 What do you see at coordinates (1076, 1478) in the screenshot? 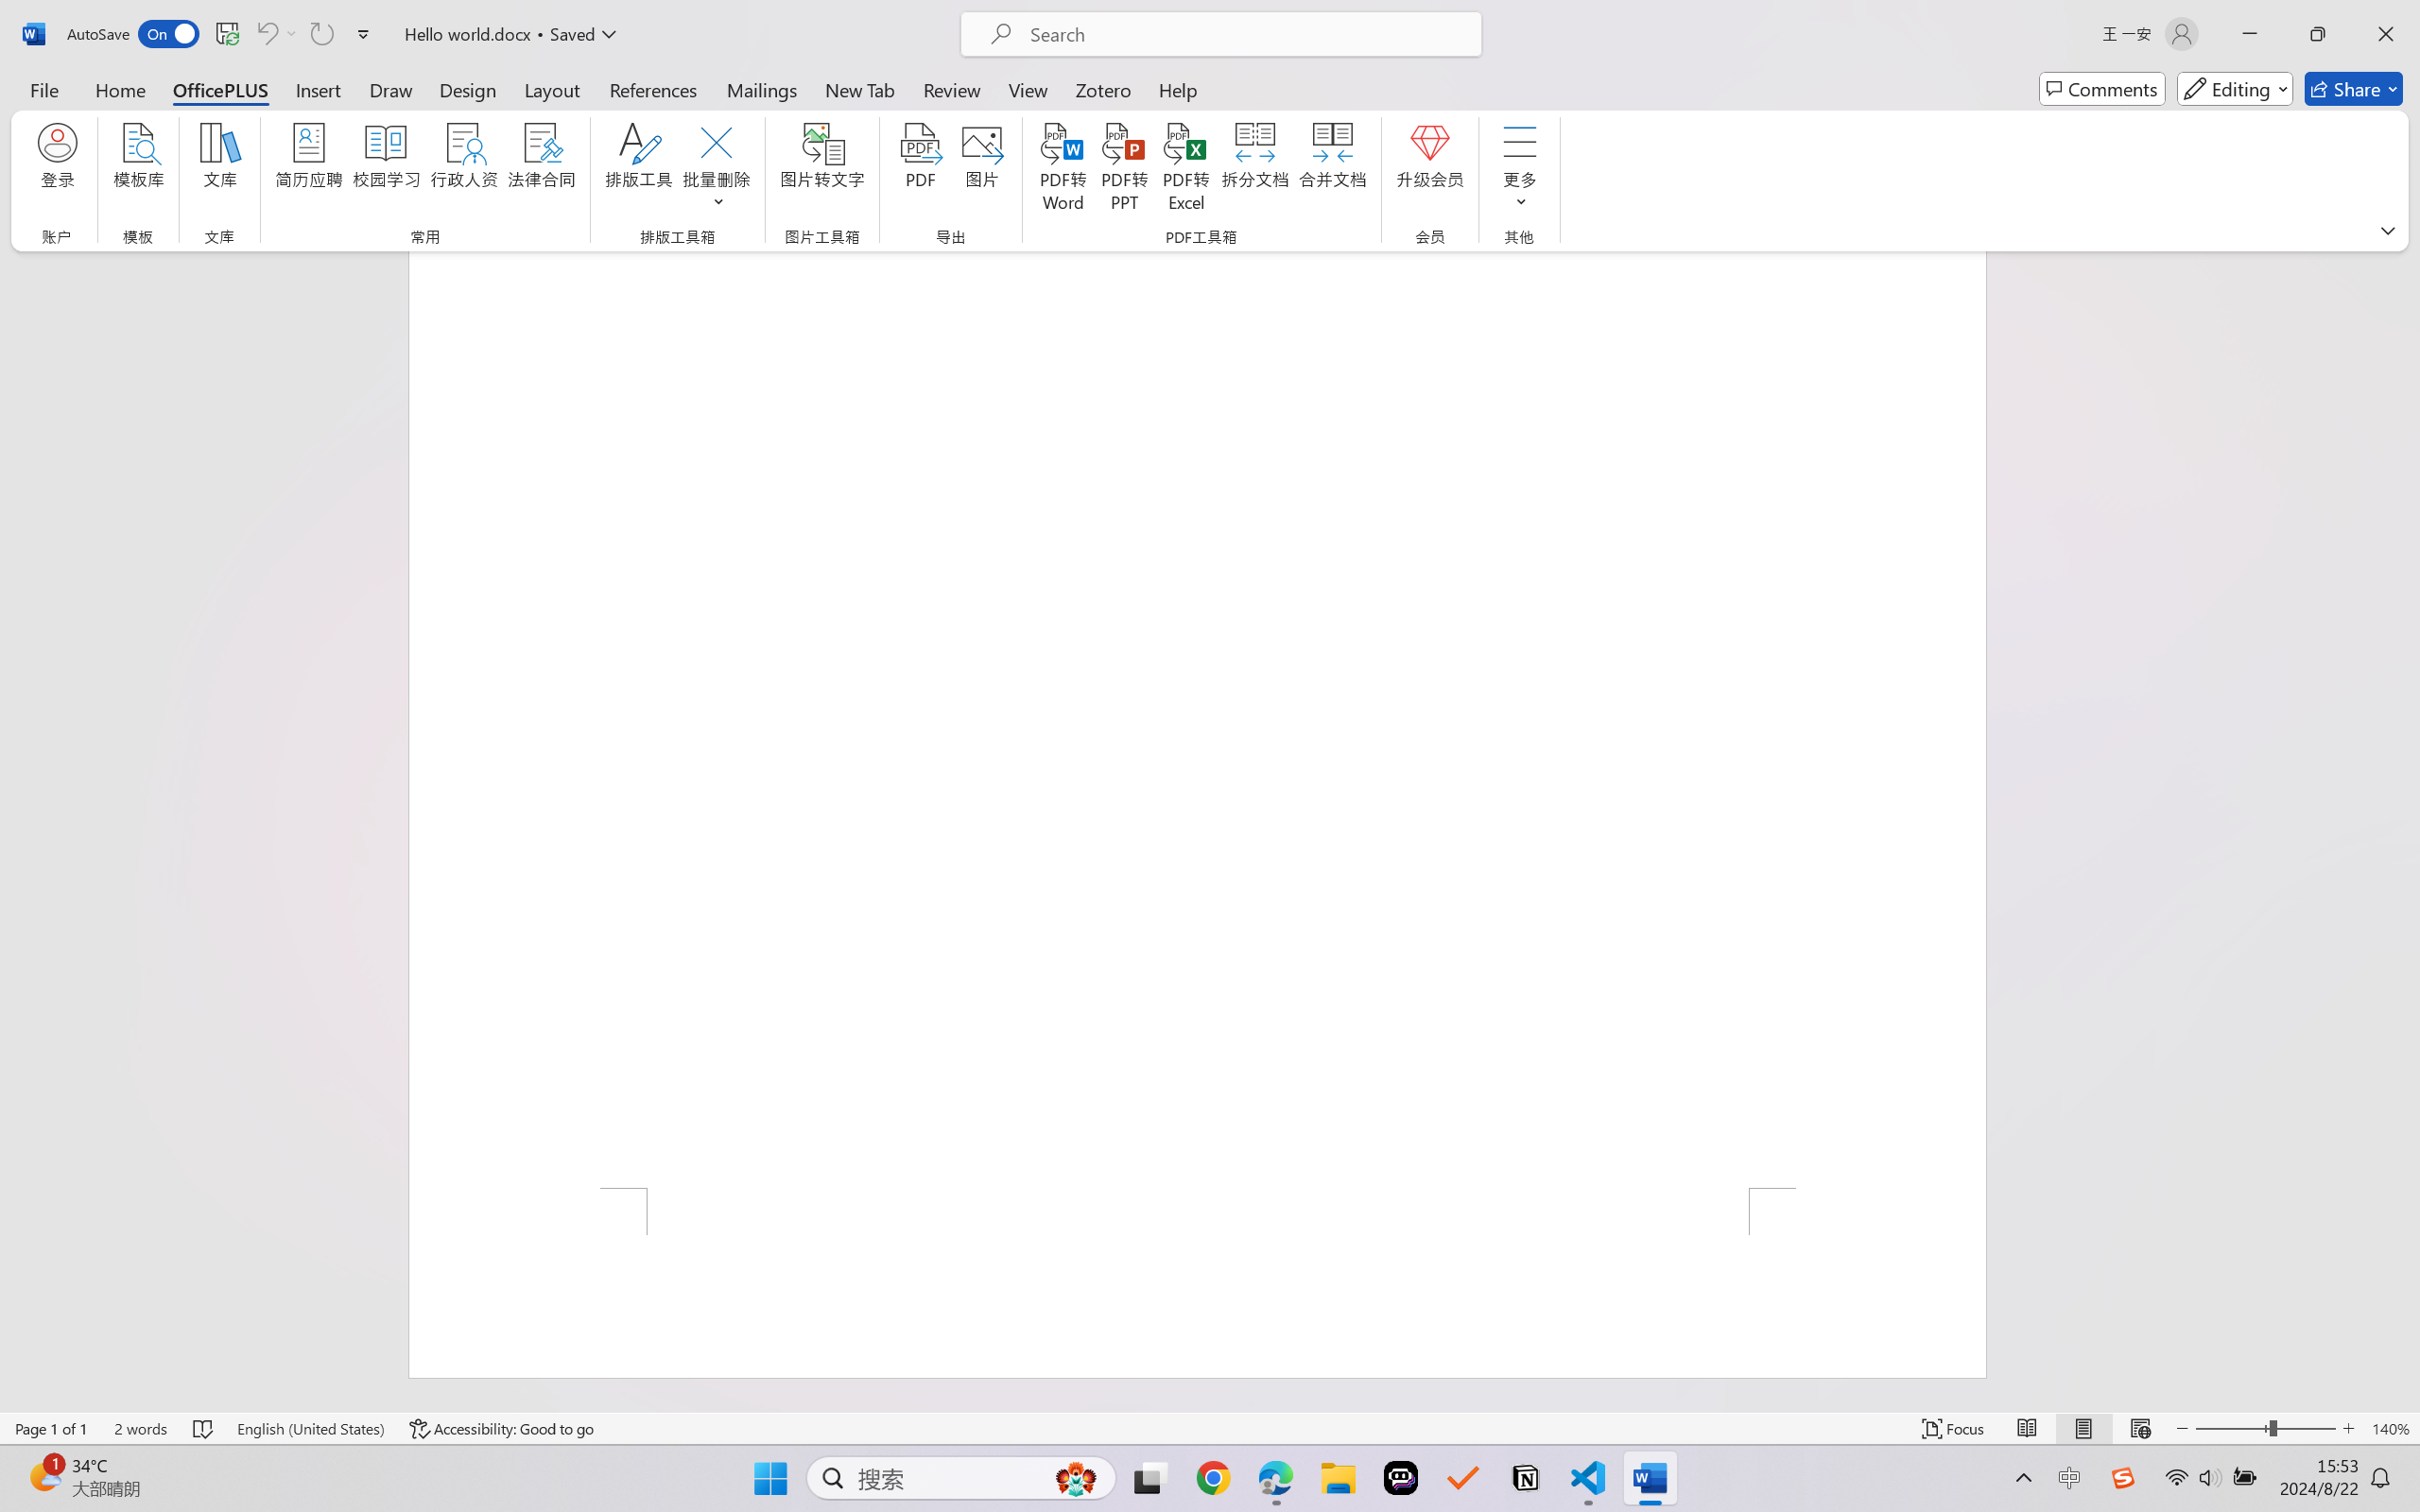
I see `'AutomationID: DynamicSearchBoxGleamImage'` at bounding box center [1076, 1478].